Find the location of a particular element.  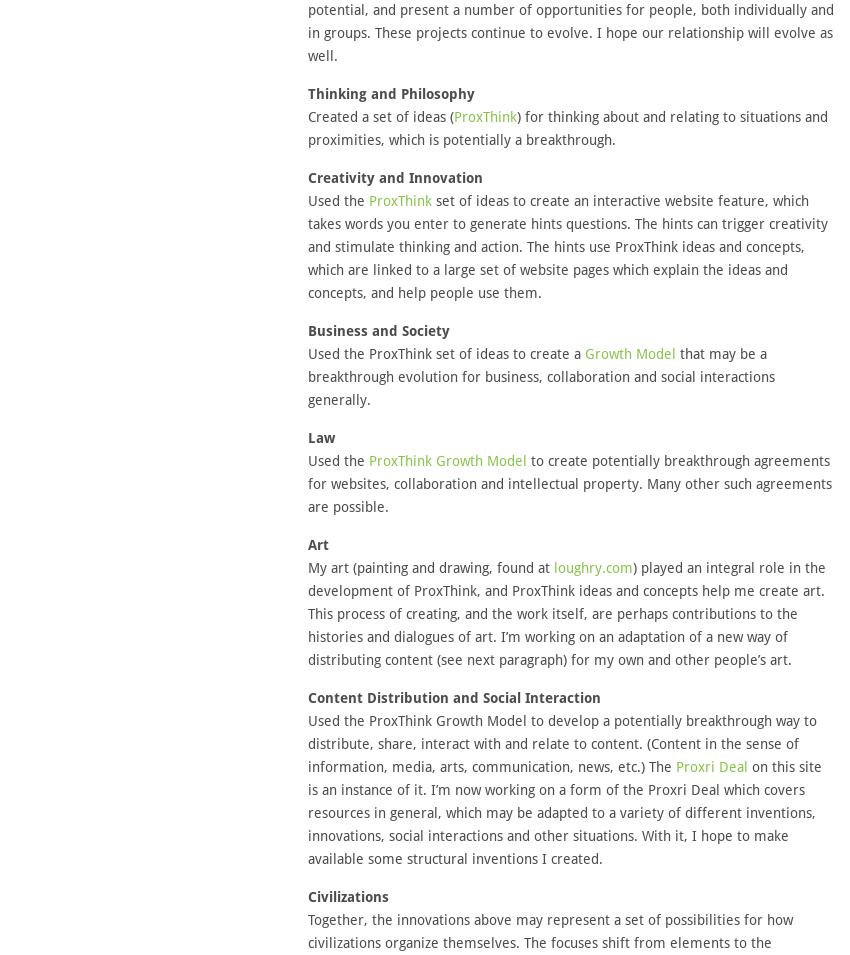

'My art (painting and drawing, found at' is located at coordinates (307, 568).